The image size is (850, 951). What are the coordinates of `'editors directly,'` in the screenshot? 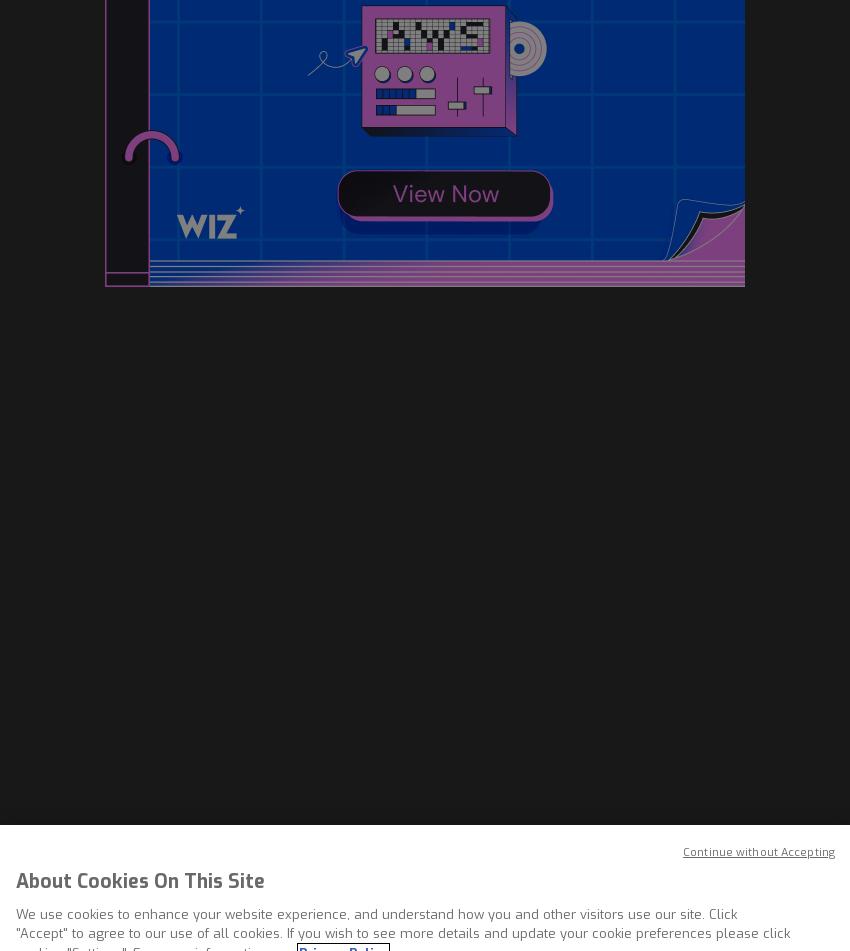 It's located at (210, 685).